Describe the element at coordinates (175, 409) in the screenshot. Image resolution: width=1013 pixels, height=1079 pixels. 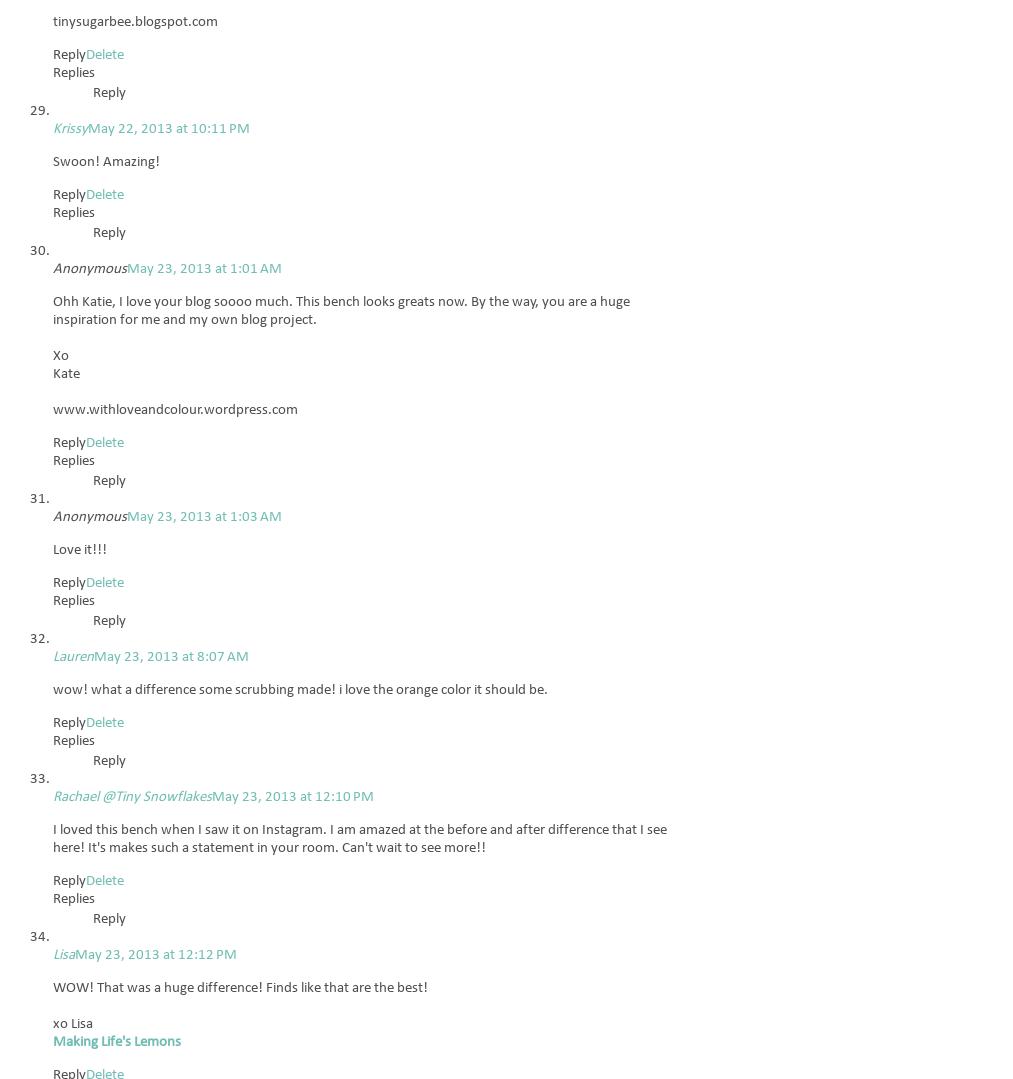
I see `'www.withloveandcolour.wordpress.com'` at that location.